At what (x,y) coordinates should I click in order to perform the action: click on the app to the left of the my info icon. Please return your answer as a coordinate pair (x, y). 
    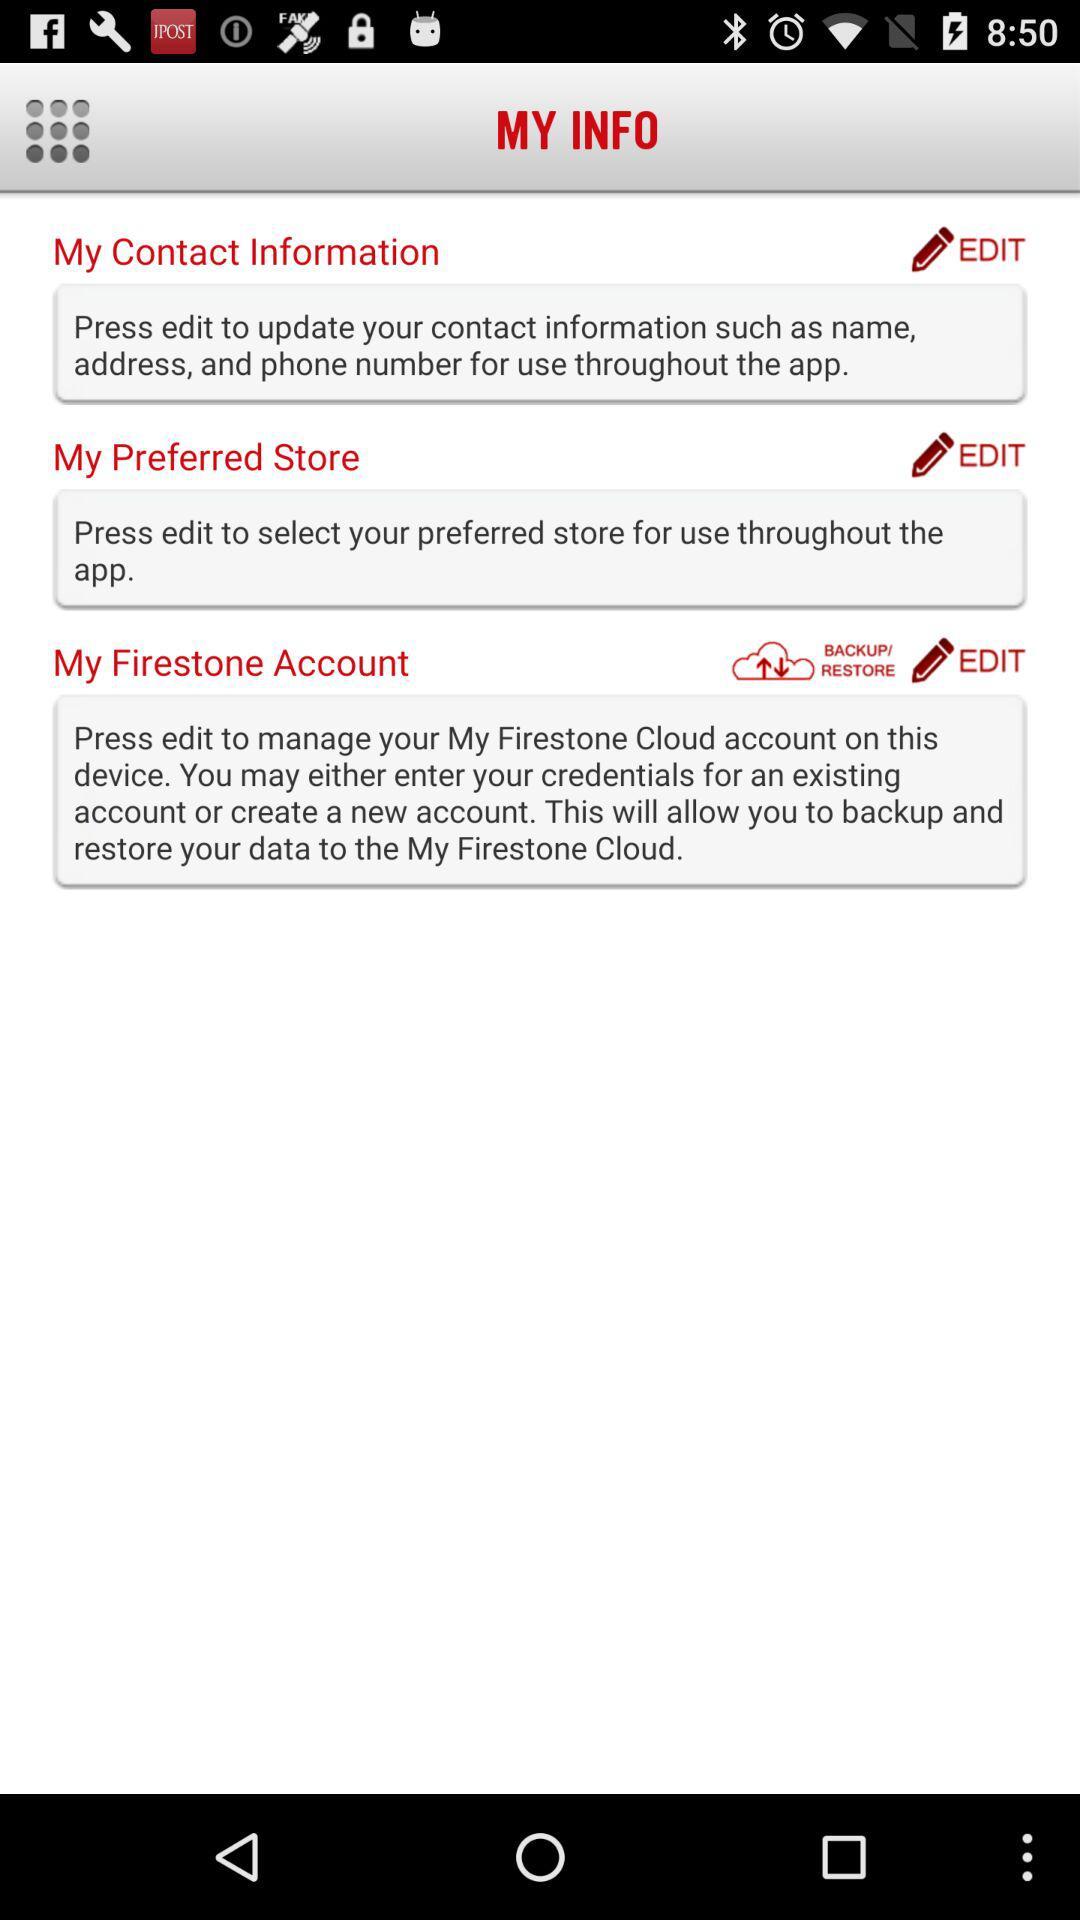
    Looking at the image, I should click on (56, 130).